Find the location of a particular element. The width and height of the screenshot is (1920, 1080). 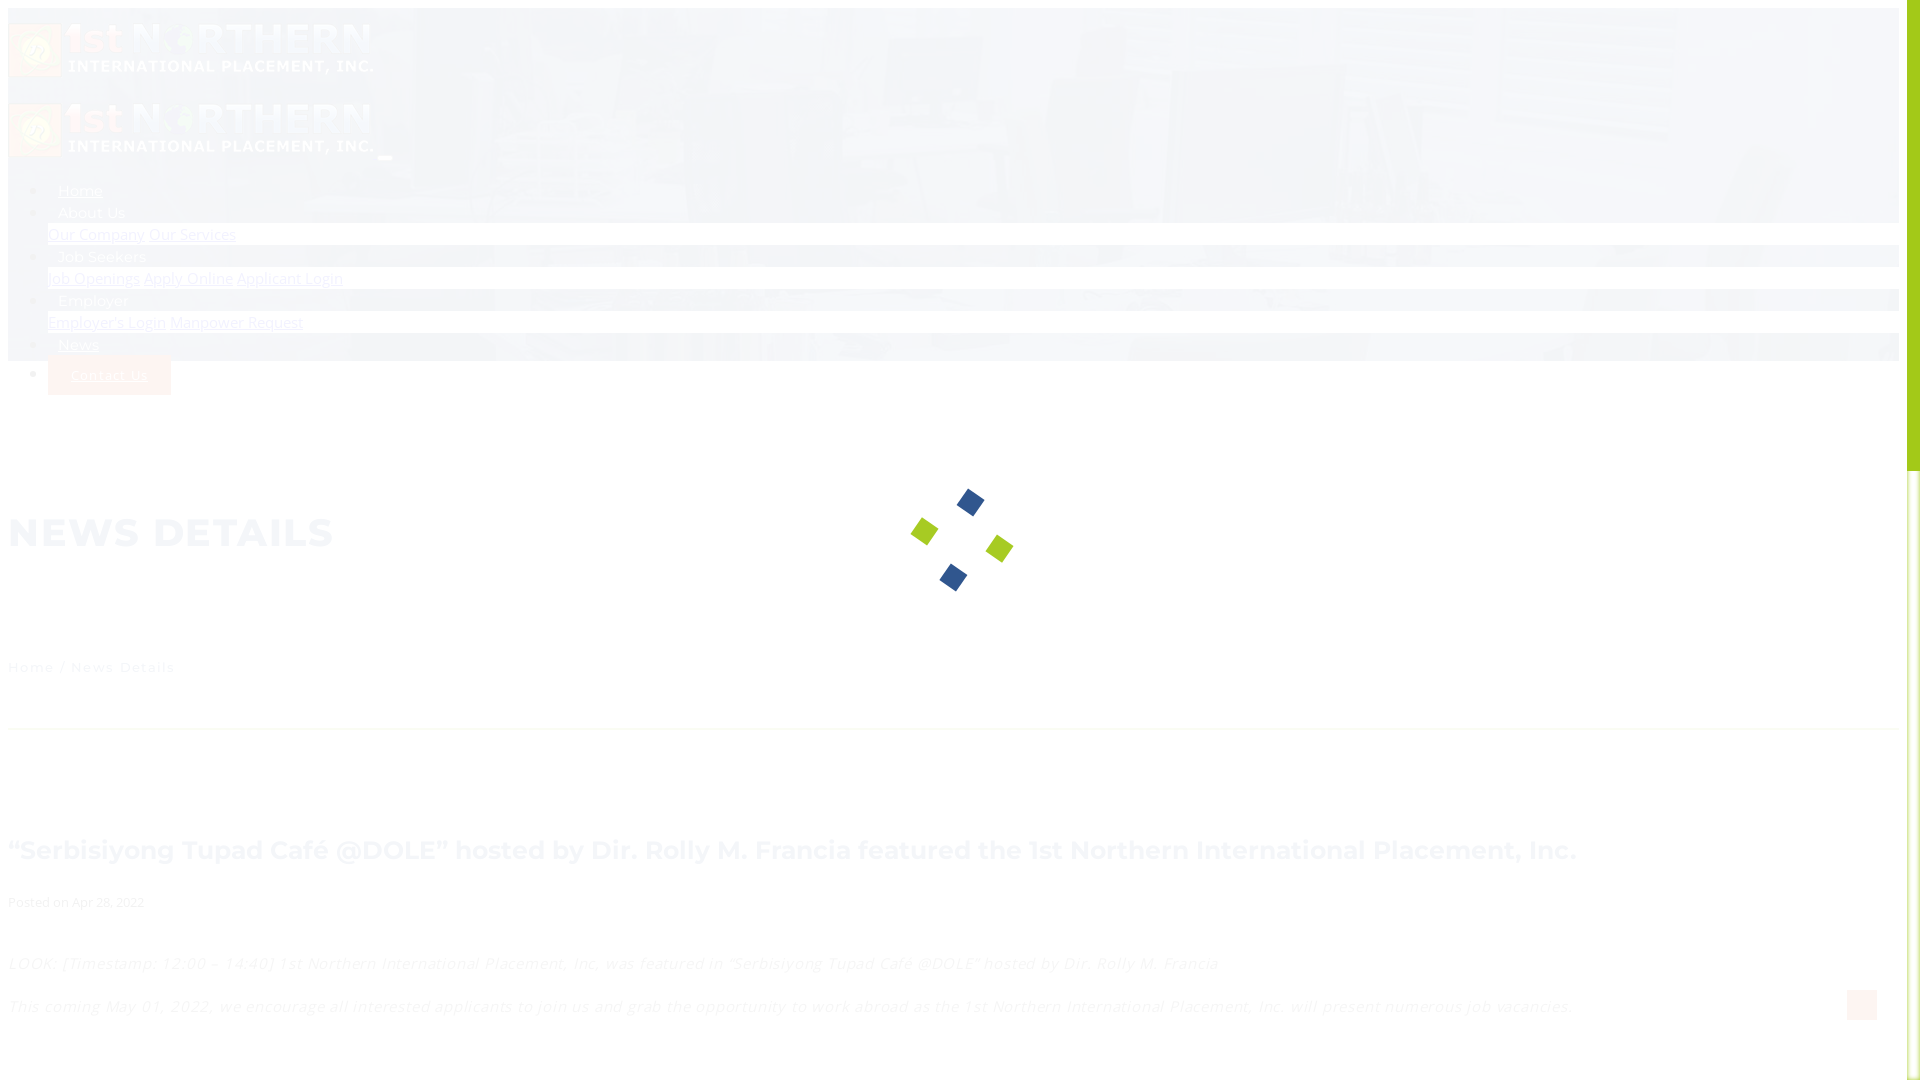

'Our Company' is located at coordinates (48, 233).